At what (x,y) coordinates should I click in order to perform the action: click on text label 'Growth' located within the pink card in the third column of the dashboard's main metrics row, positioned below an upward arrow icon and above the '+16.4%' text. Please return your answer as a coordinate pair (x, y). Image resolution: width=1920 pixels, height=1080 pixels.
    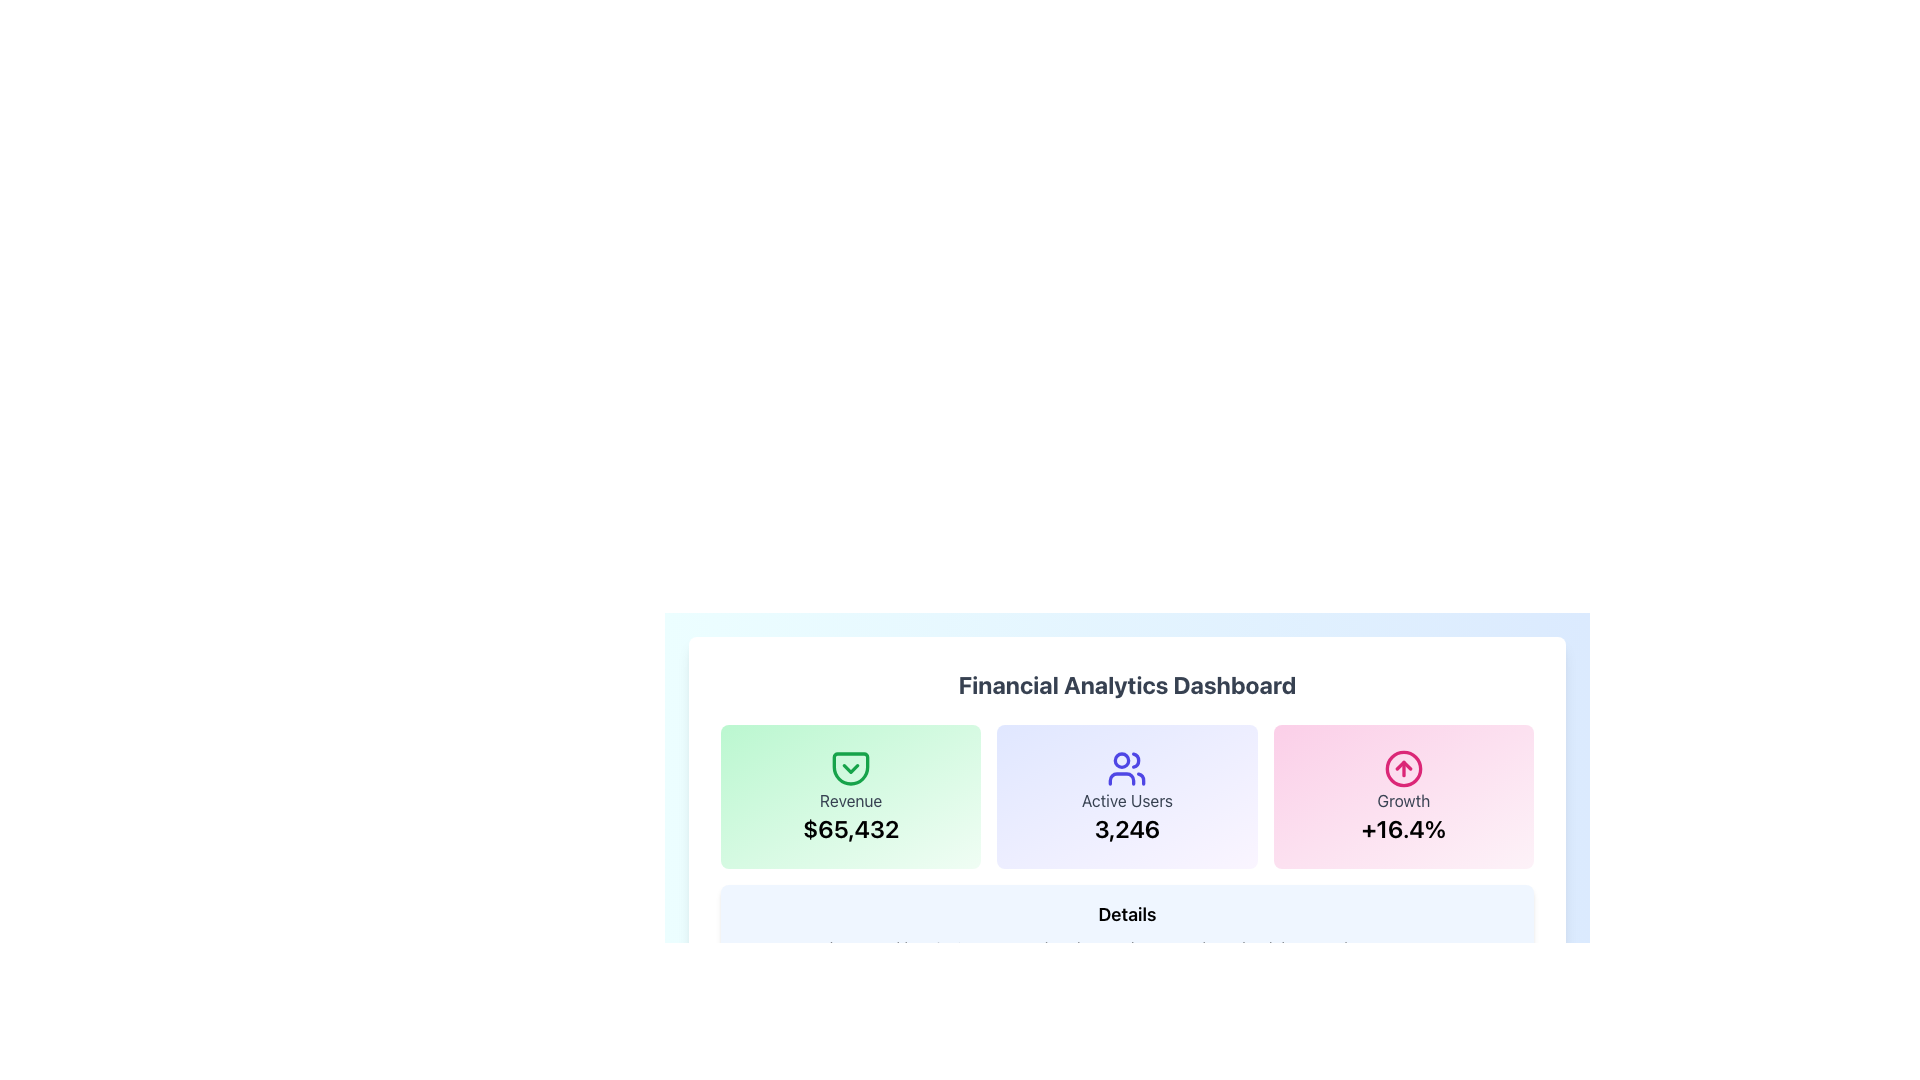
    Looking at the image, I should click on (1402, 800).